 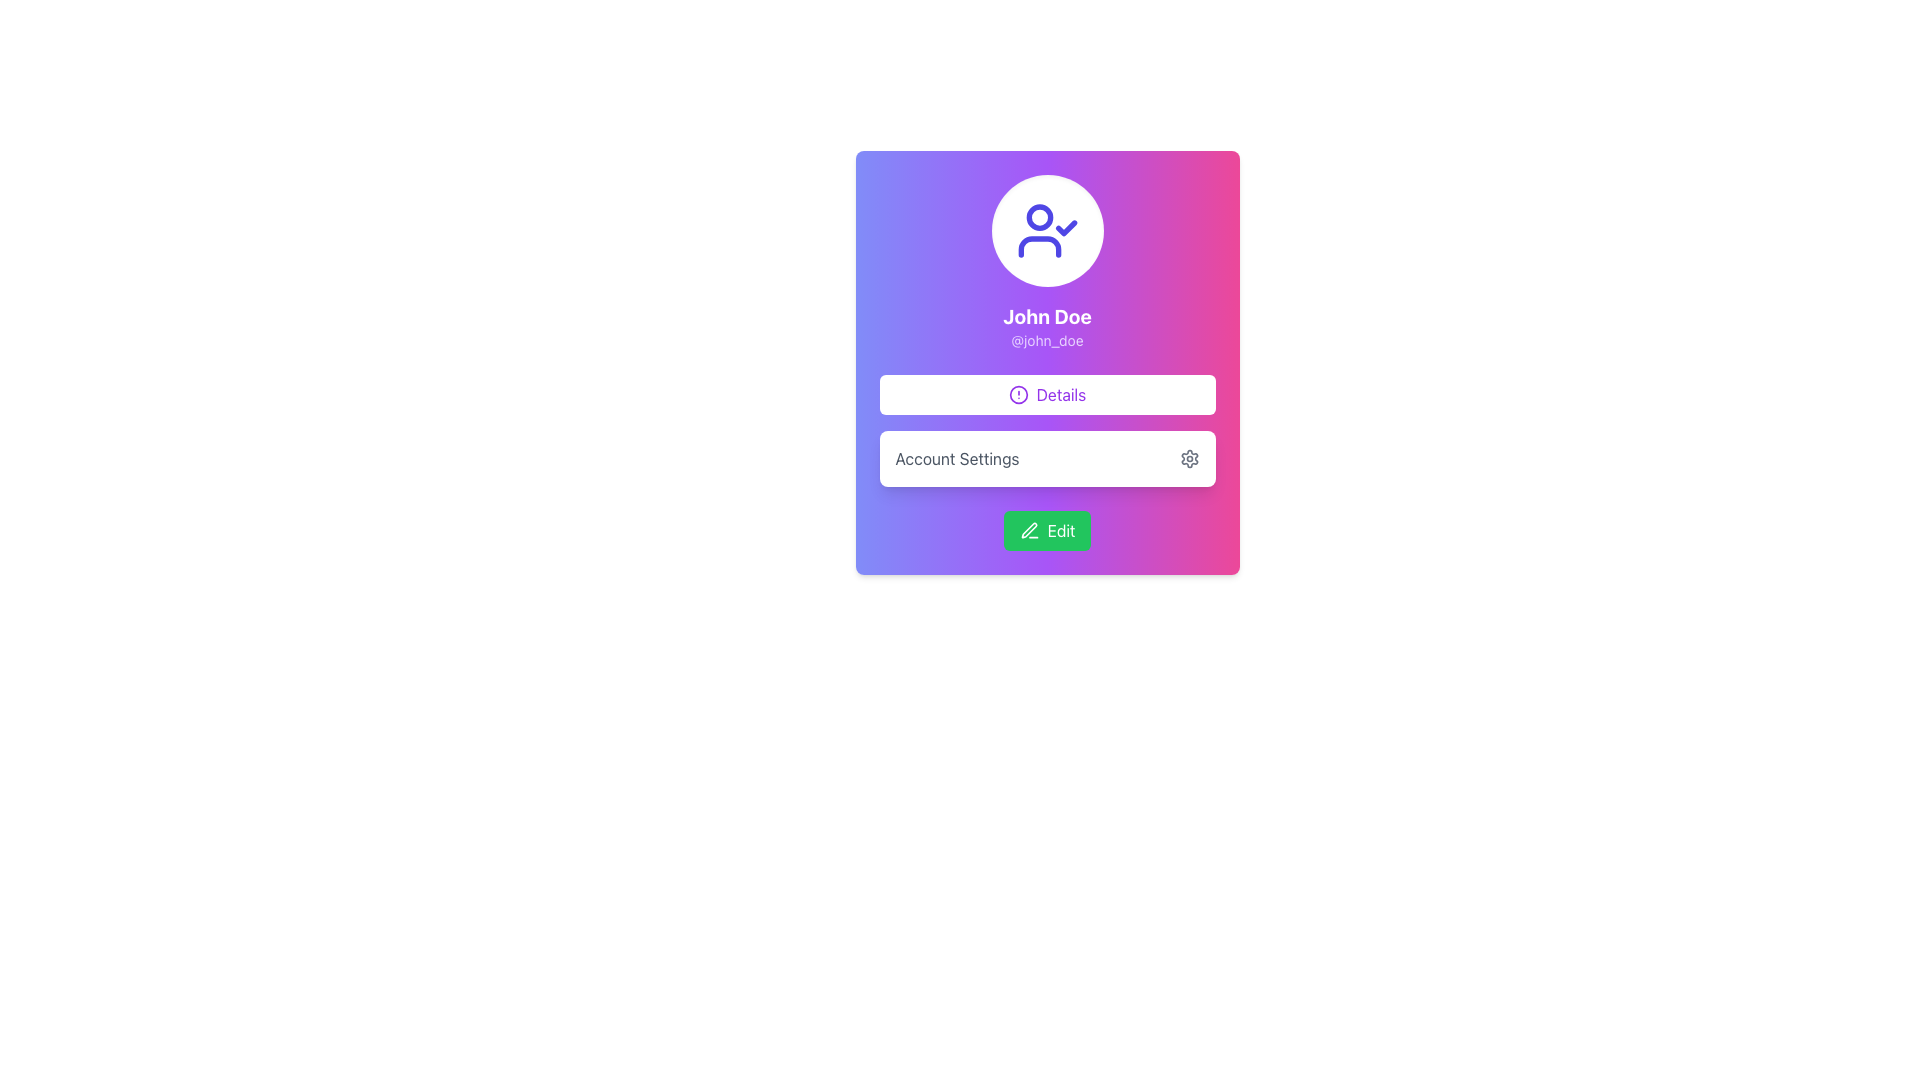 What do you see at coordinates (1046, 530) in the screenshot?
I see `the green 'Edit' button with a pencil icon` at bounding box center [1046, 530].